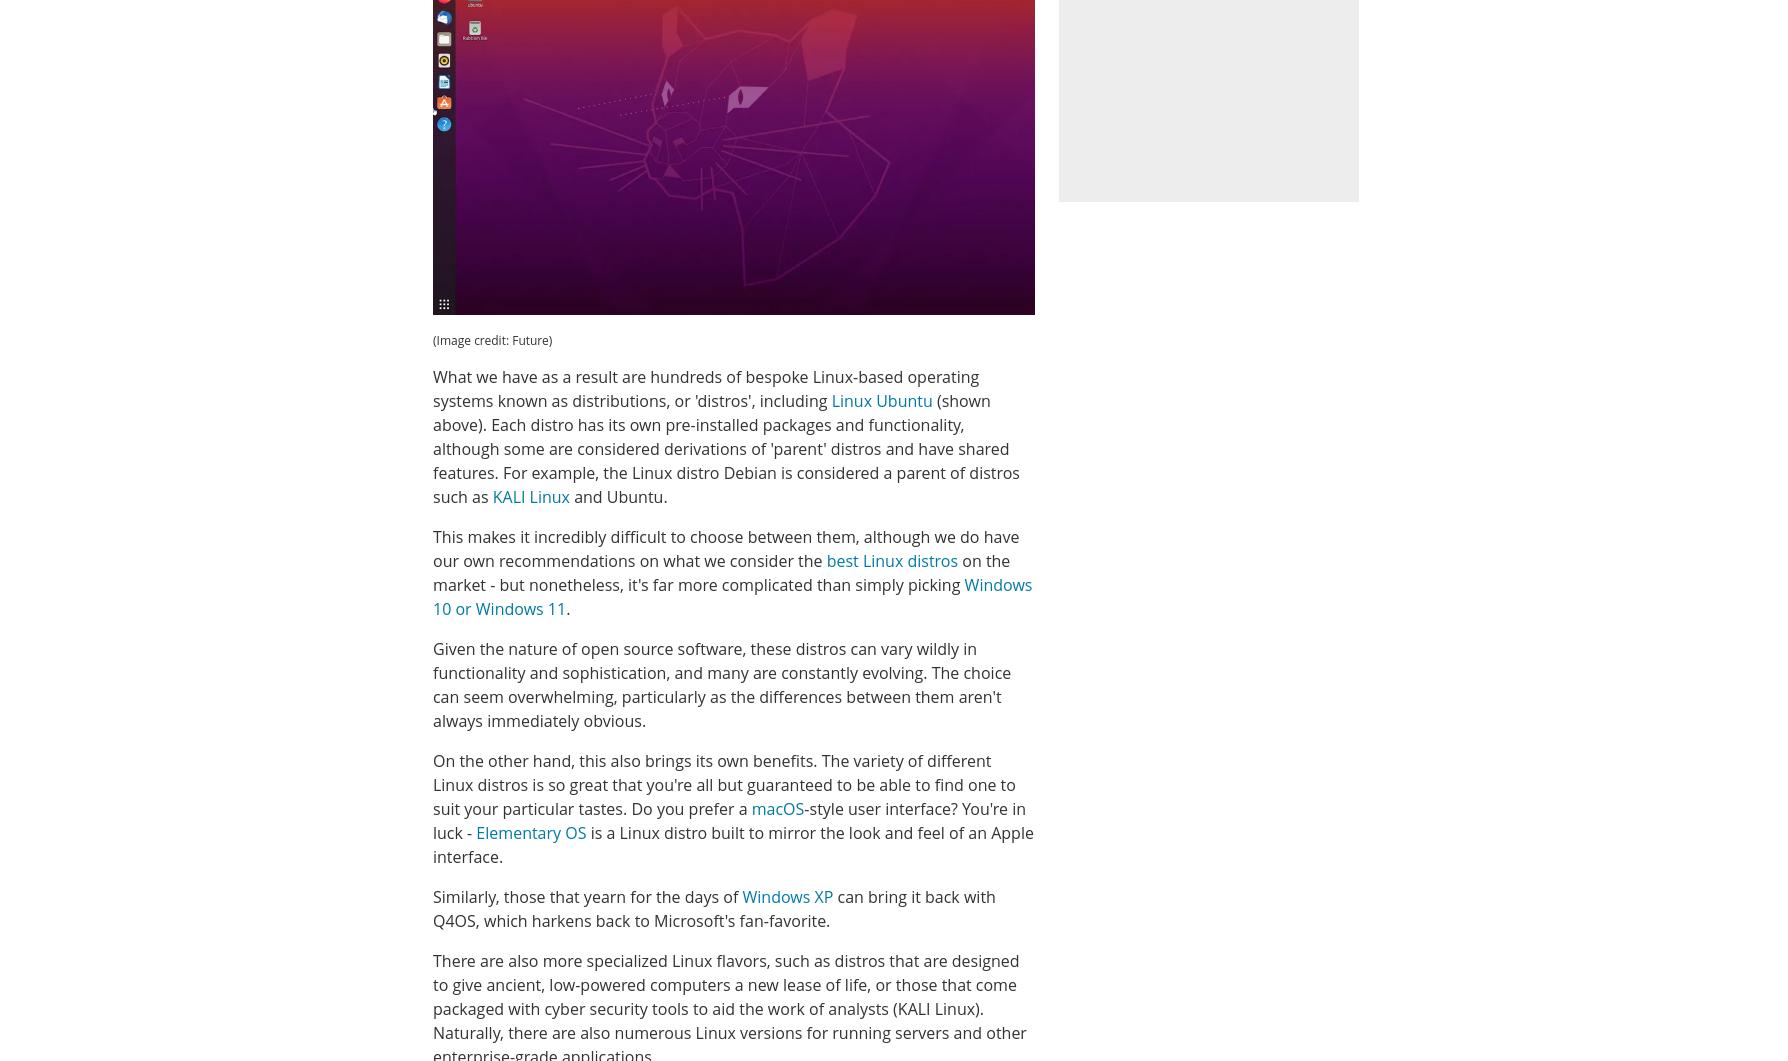 The height and width of the screenshot is (1061, 1788). I want to click on 'Windows XP', so click(786, 895).